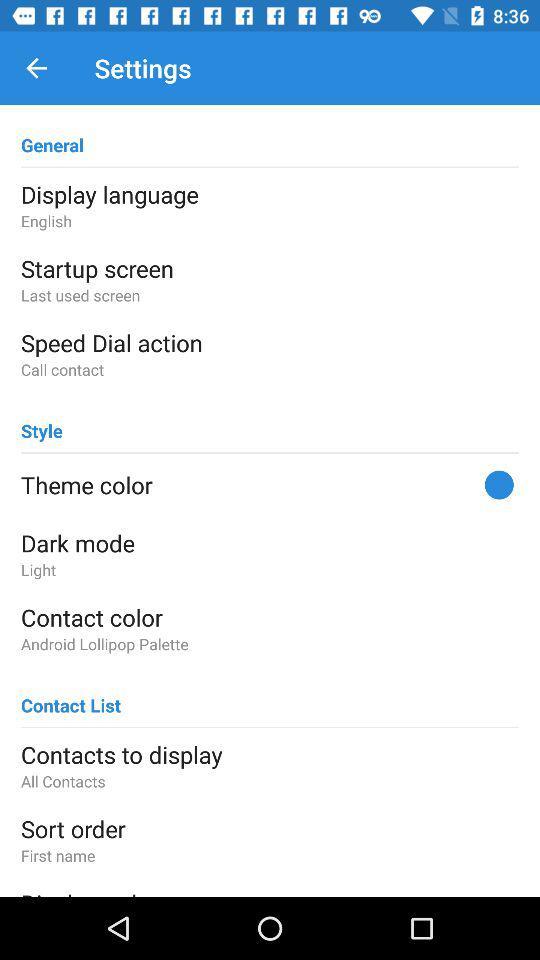 Image resolution: width=540 pixels, height=960 pixels. Describe the element at coordinates (270, 781) in the screenshot. I see `the icon above sort order` at that location.